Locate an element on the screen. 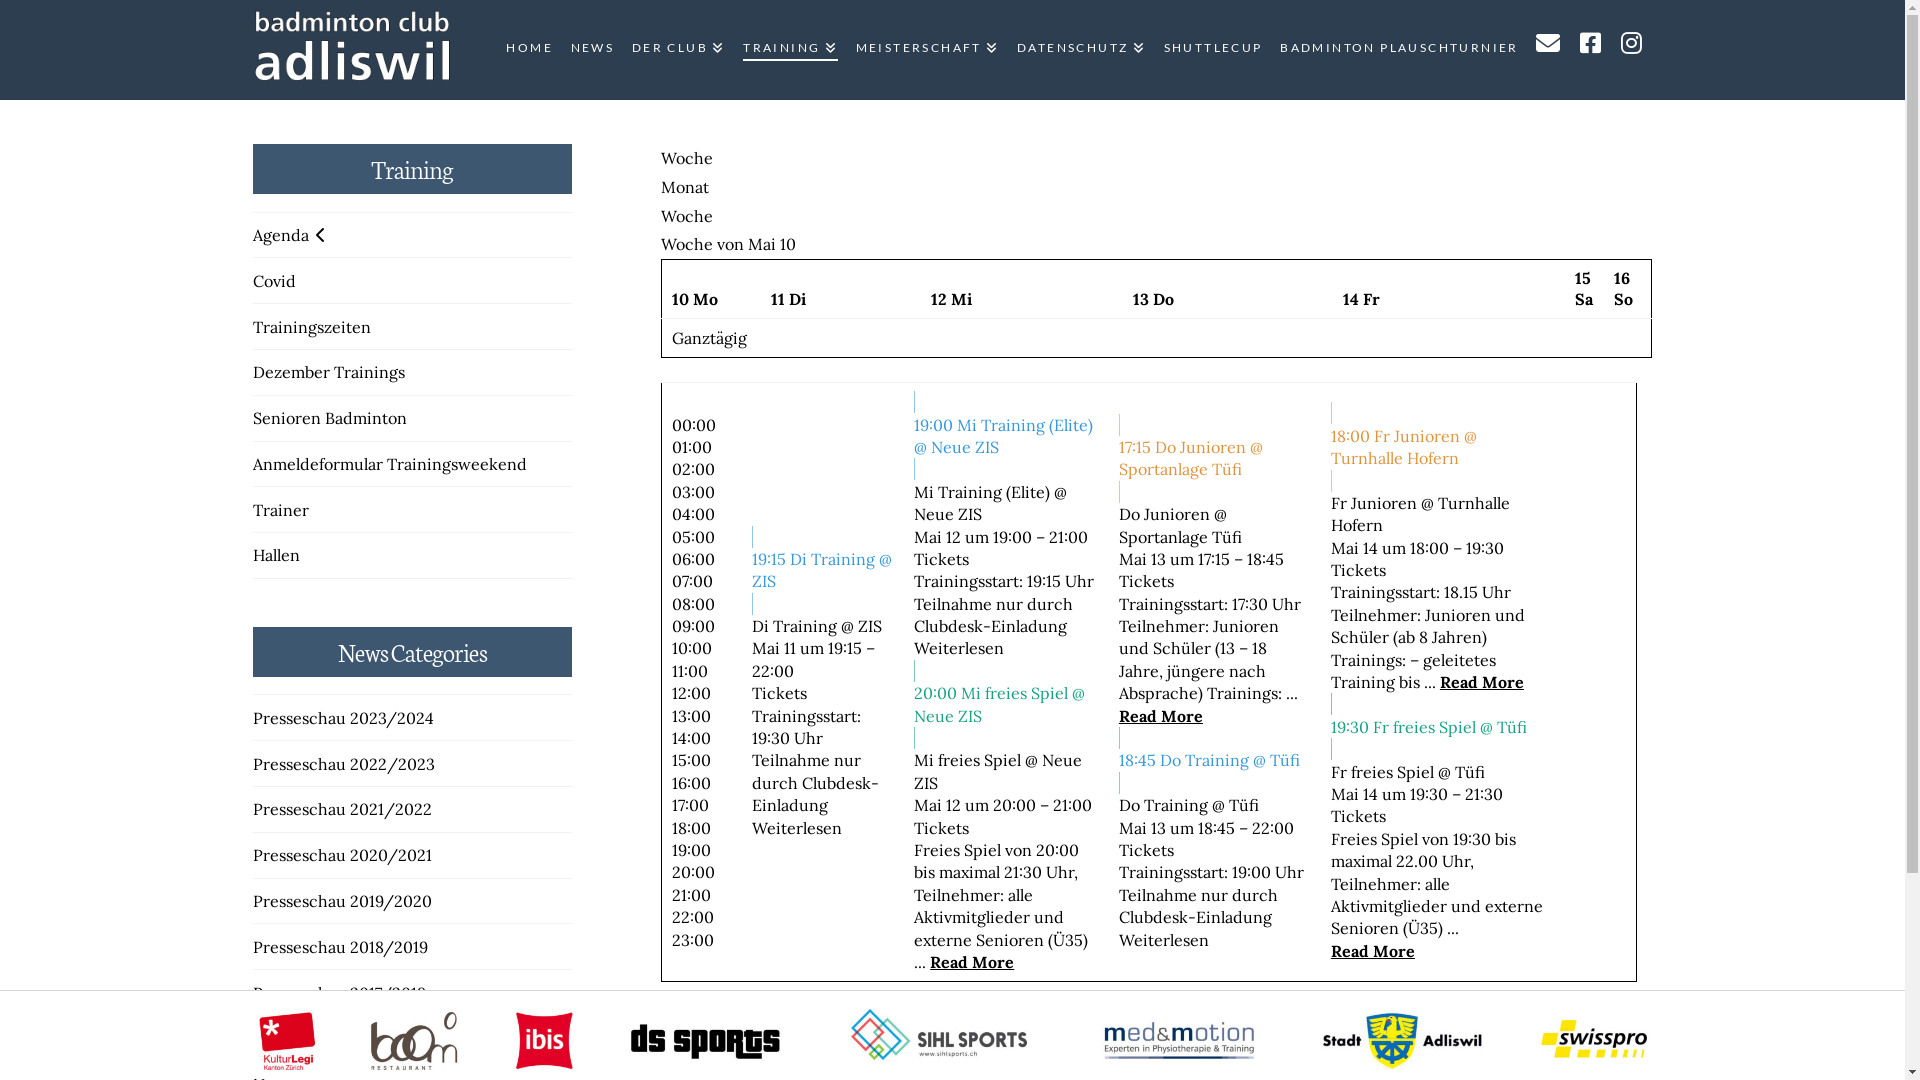 The height and width of the screenshot is (1080, 1920). '20:00 Mi freies Spiel @ Neue ZIS' is located at coordinates (1006, 703).